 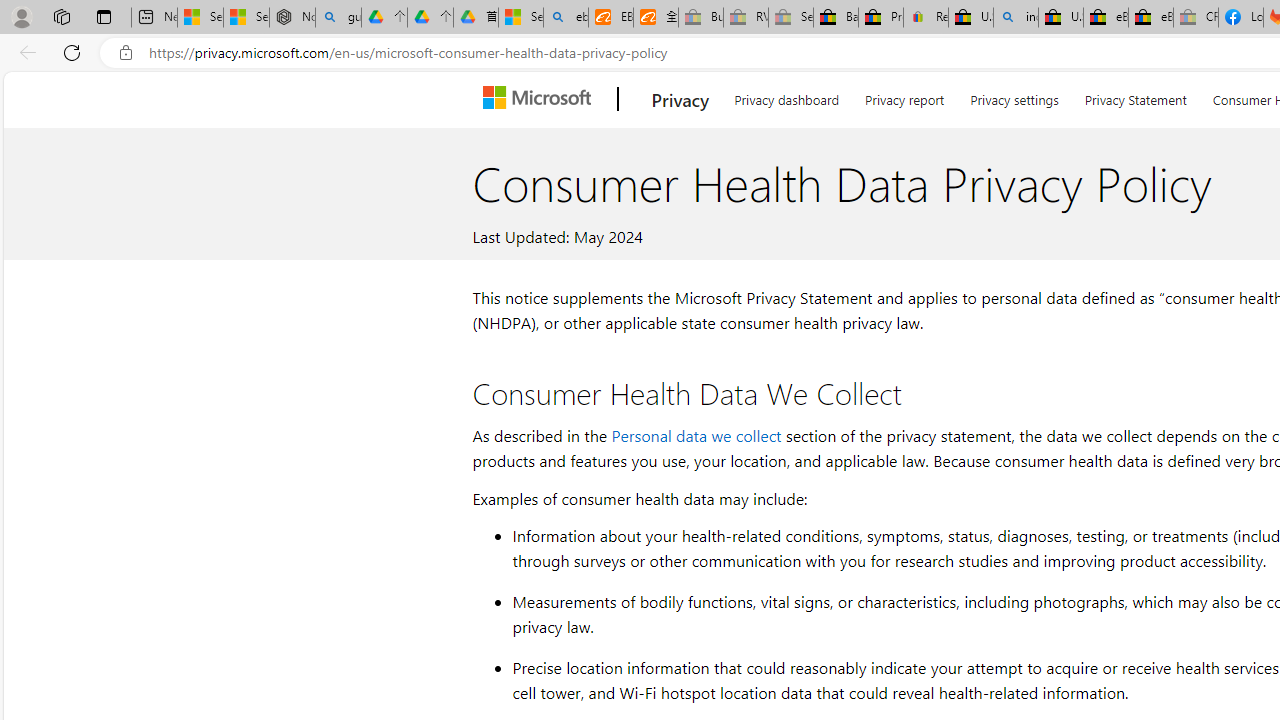 I want to click on 'Privacy Statement', so click(x=1136, y=96).